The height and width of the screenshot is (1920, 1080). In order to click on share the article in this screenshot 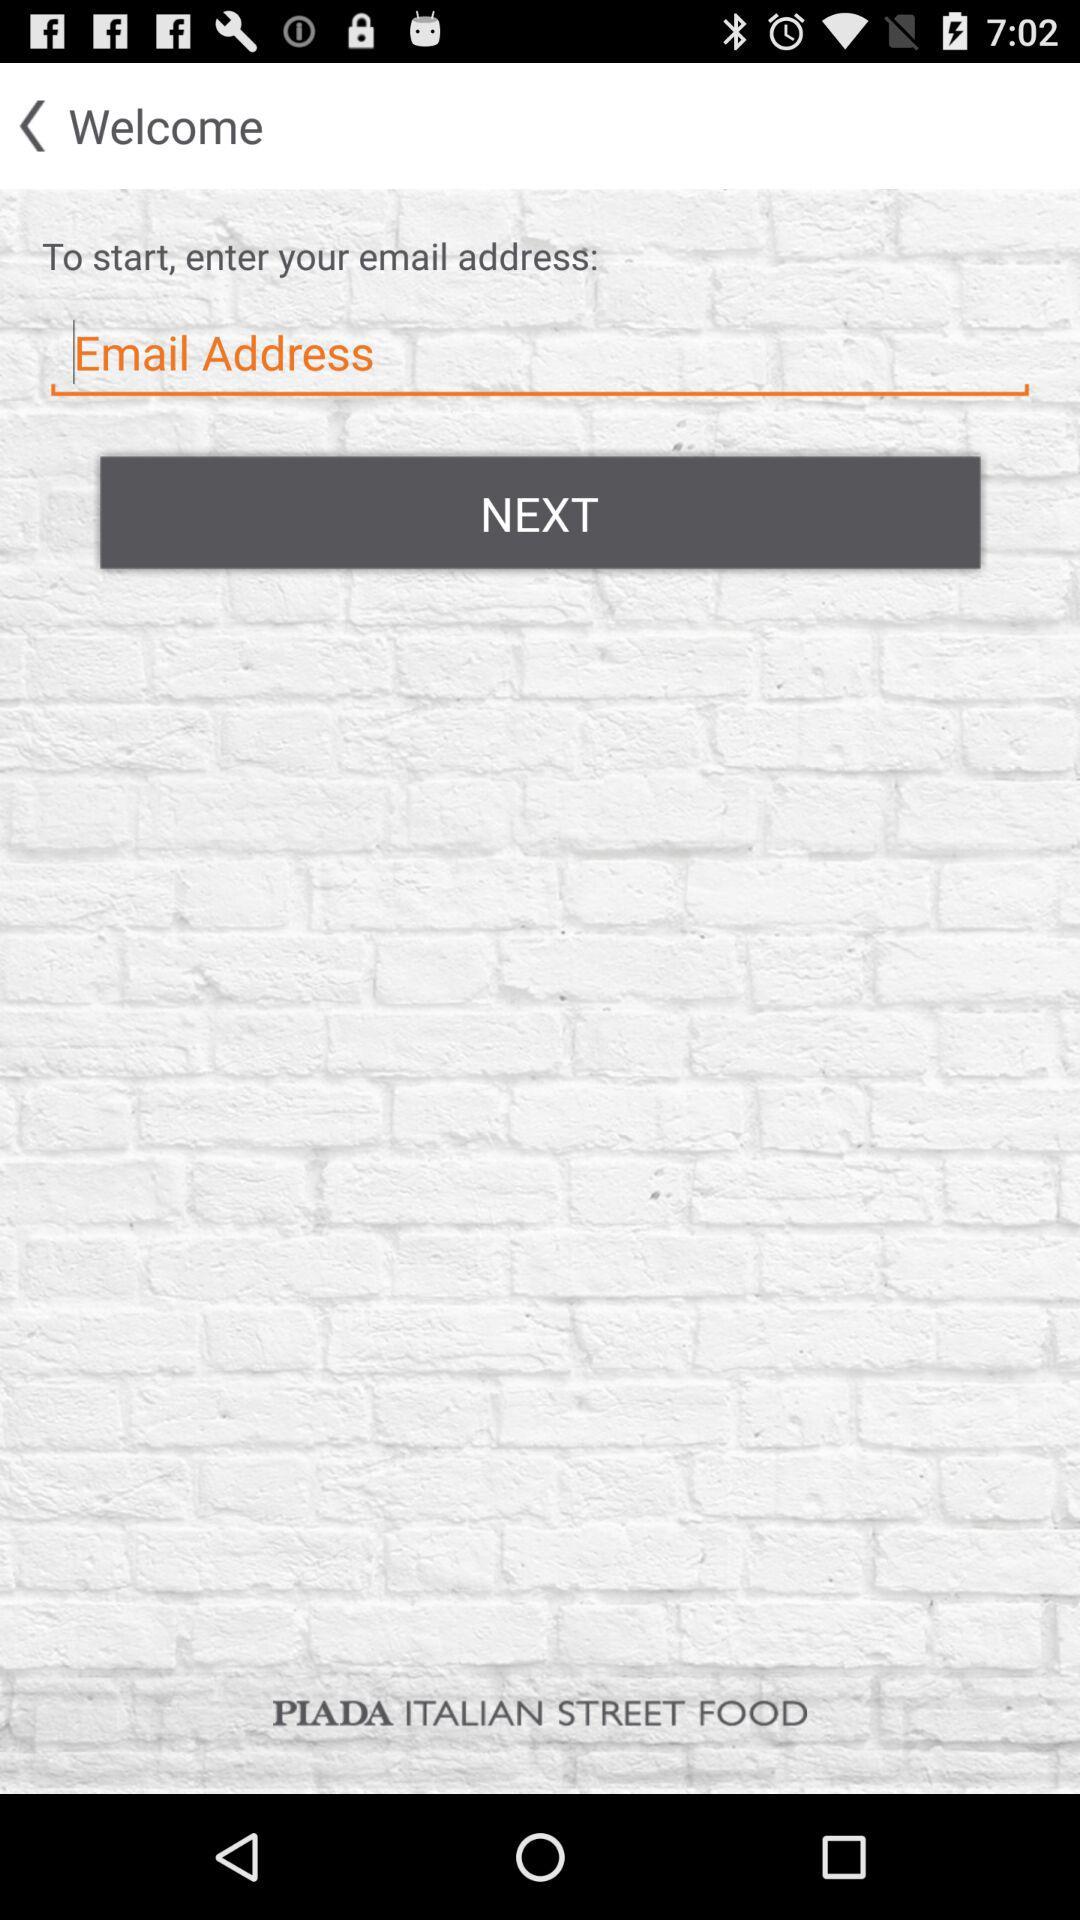, I will do `click(540, 353)`.